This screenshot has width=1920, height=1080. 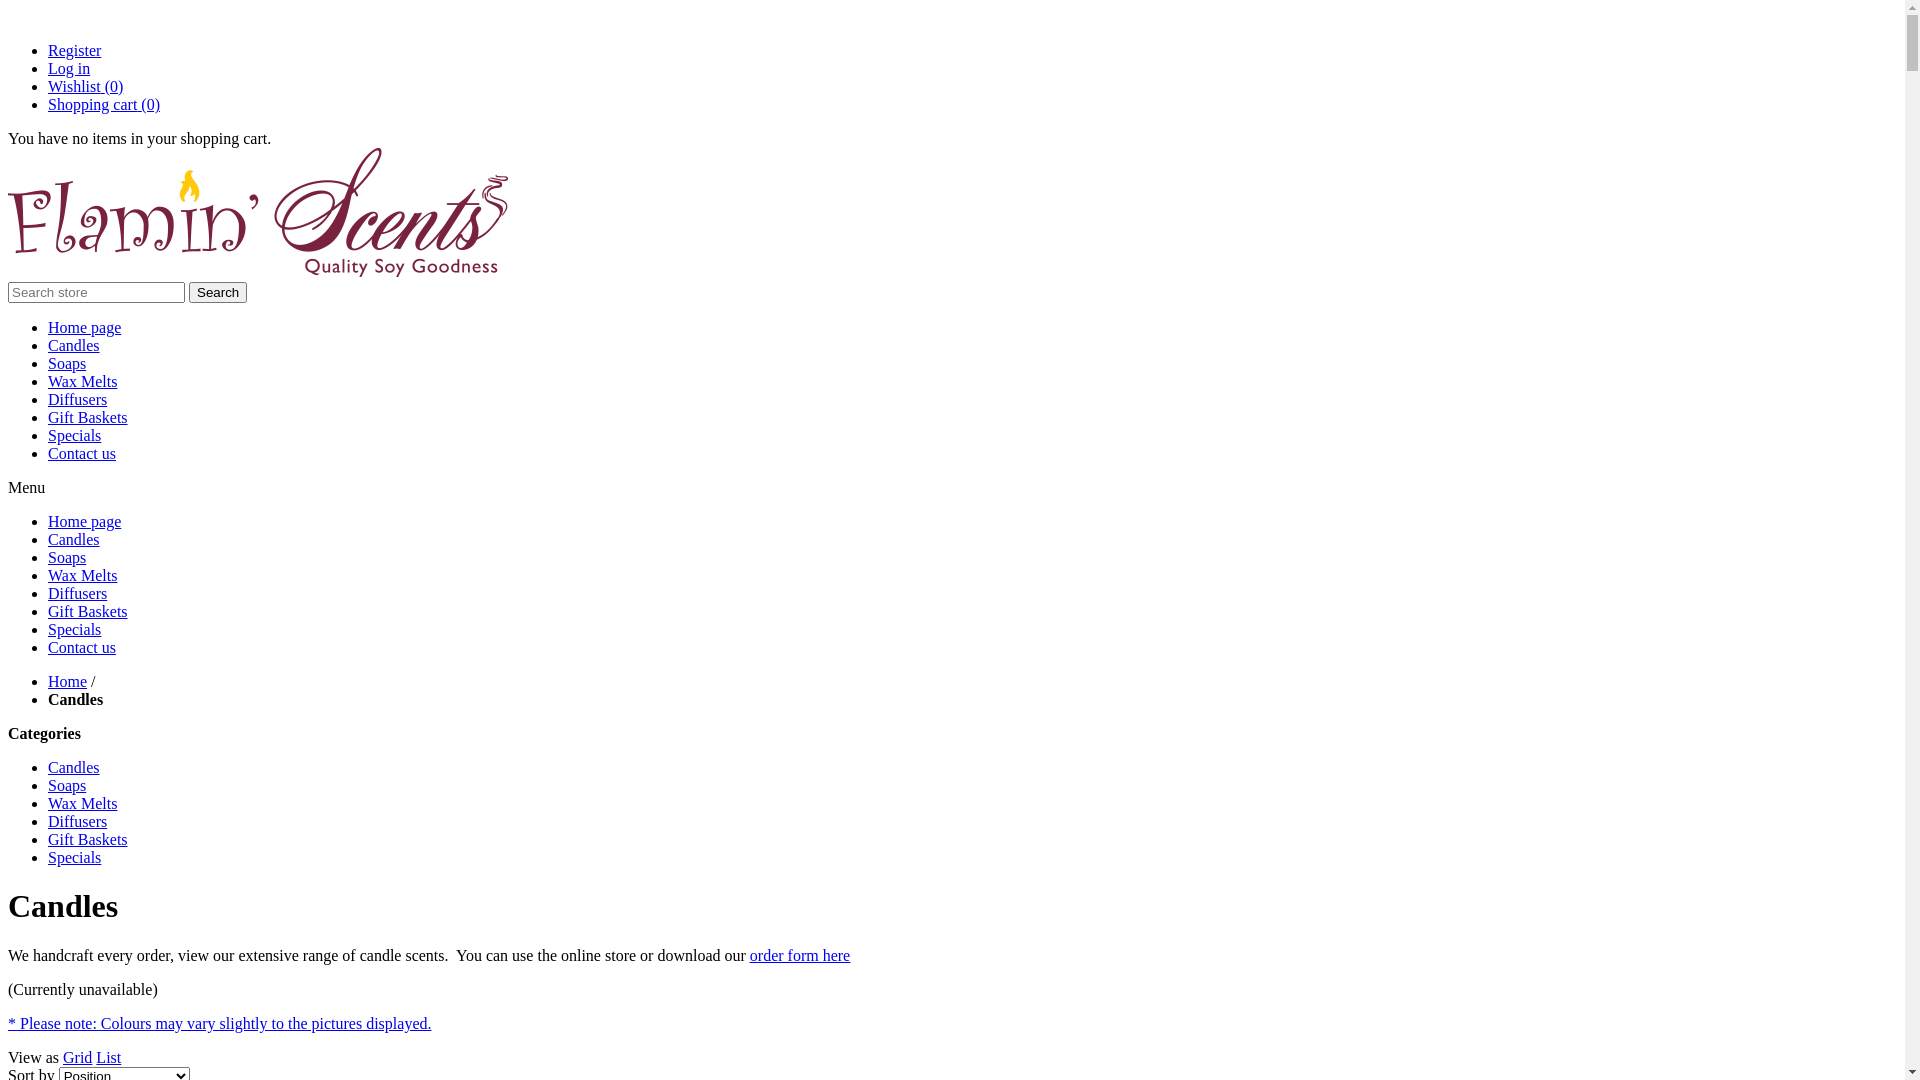 What do you see at coordinates (95, 1056) in the screenshot?
I see `'List'` at bounding box center [95, 1056].